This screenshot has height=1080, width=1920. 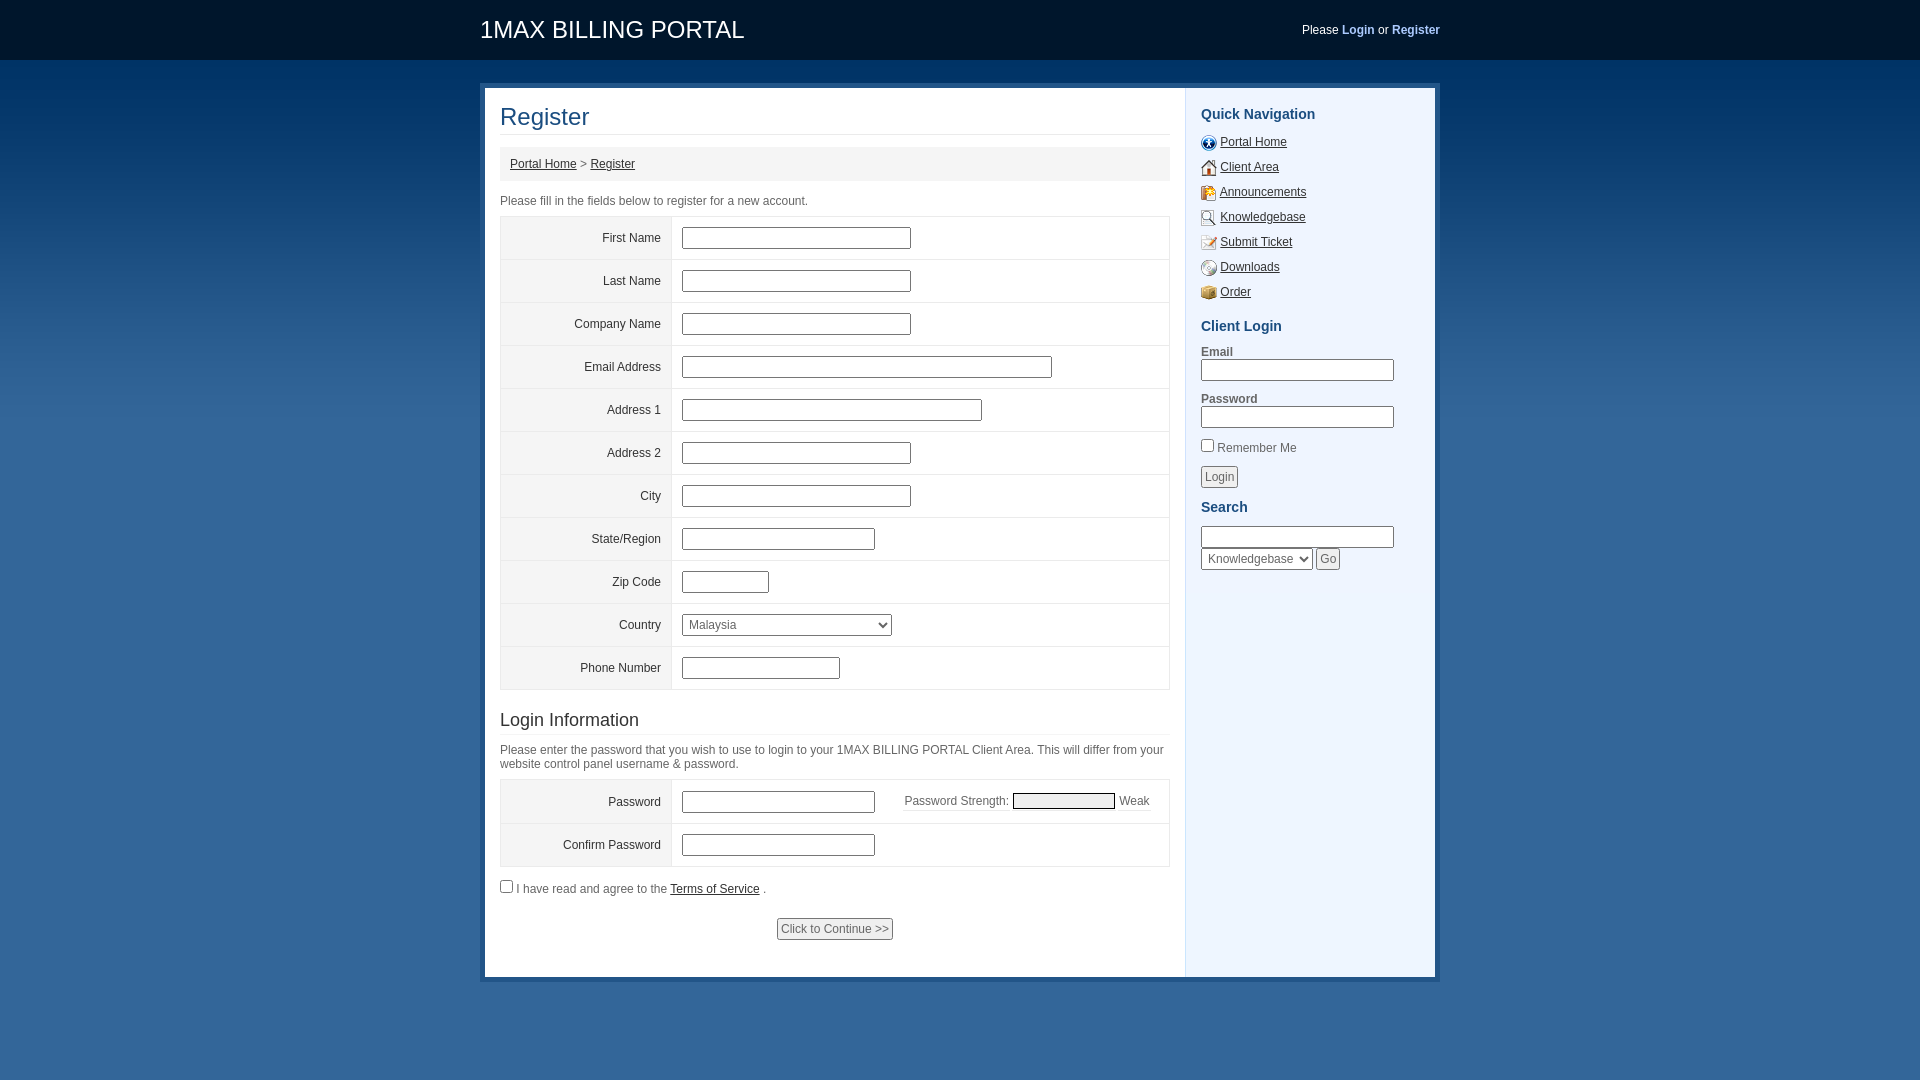 I want to click on 'Portal Home', so click(x=1252, y=141).